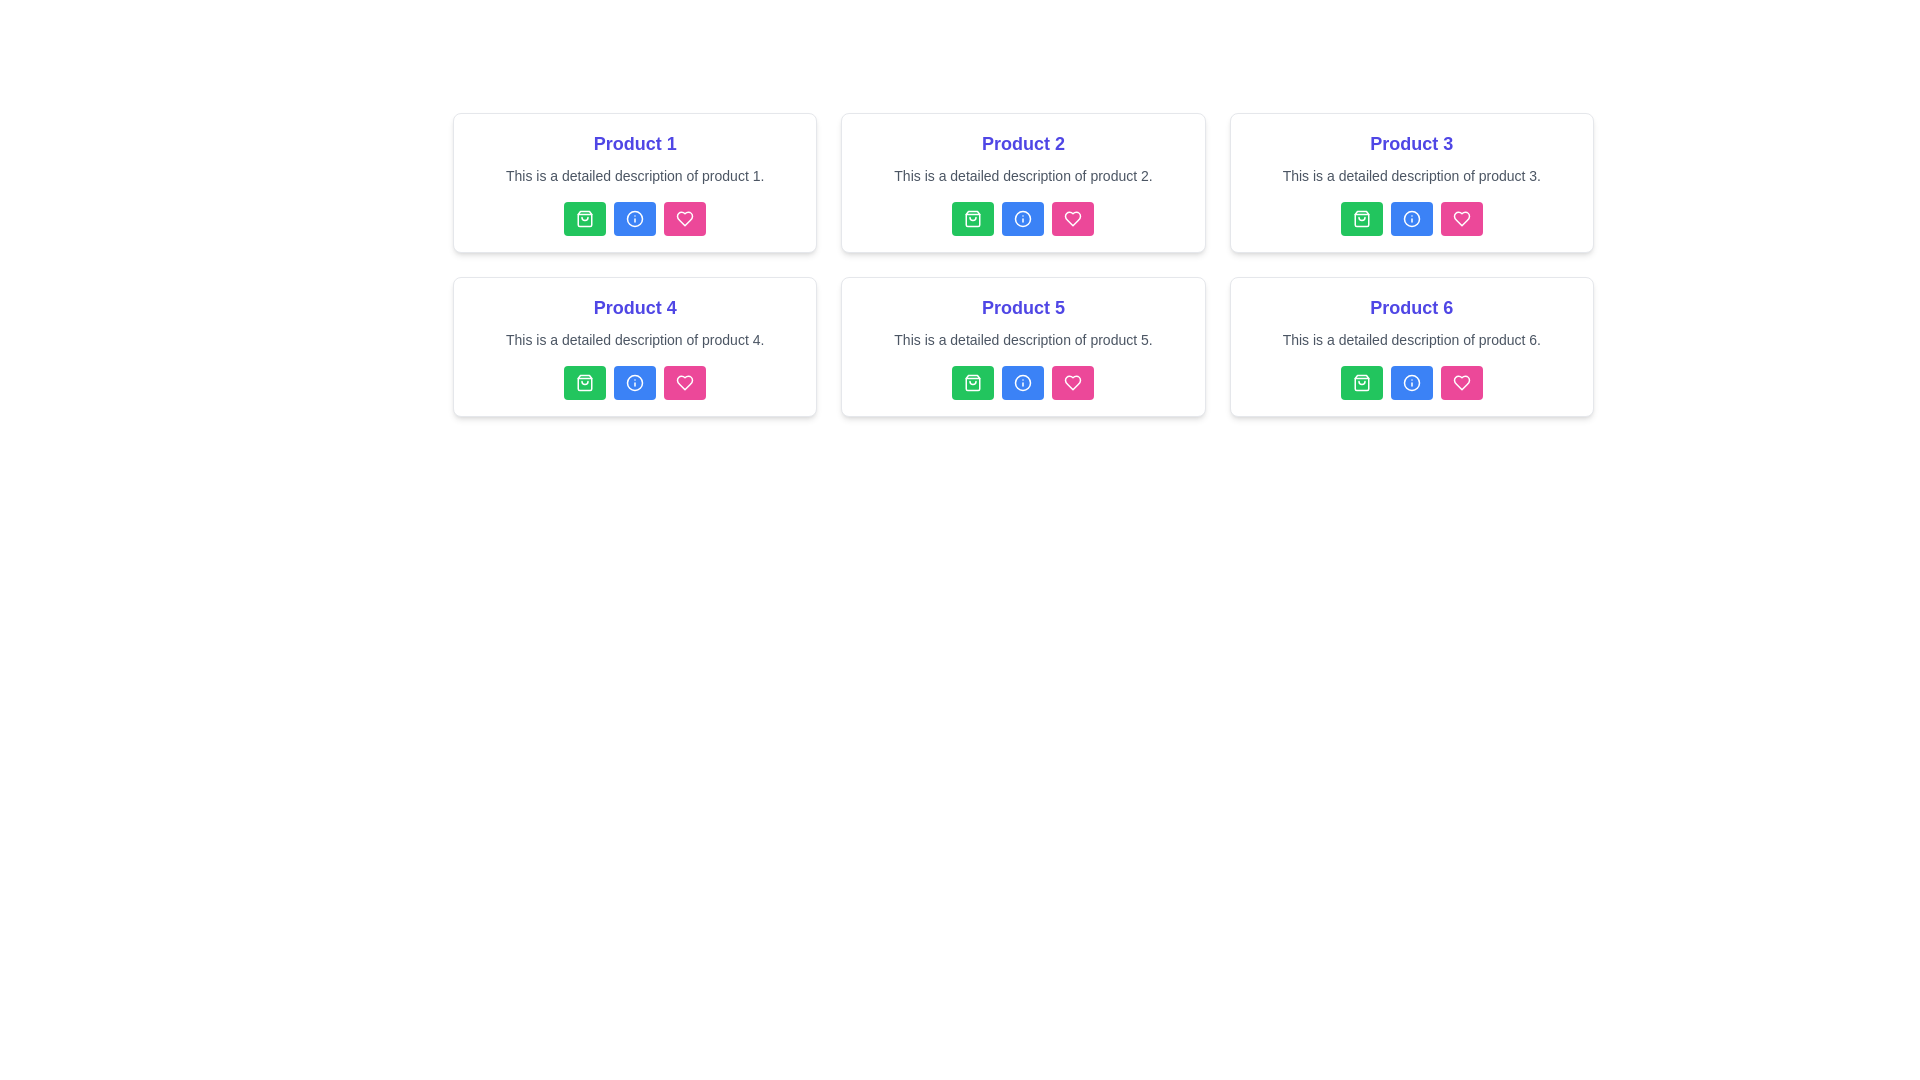 The width and height of the screenshot is (1920, 1080). Describe the element at coordinates (685, 219) in the screenshot. I see `the 'favorite' icon button located as the third icon in the row of three within the card labeled 'Product 4'` at that location.